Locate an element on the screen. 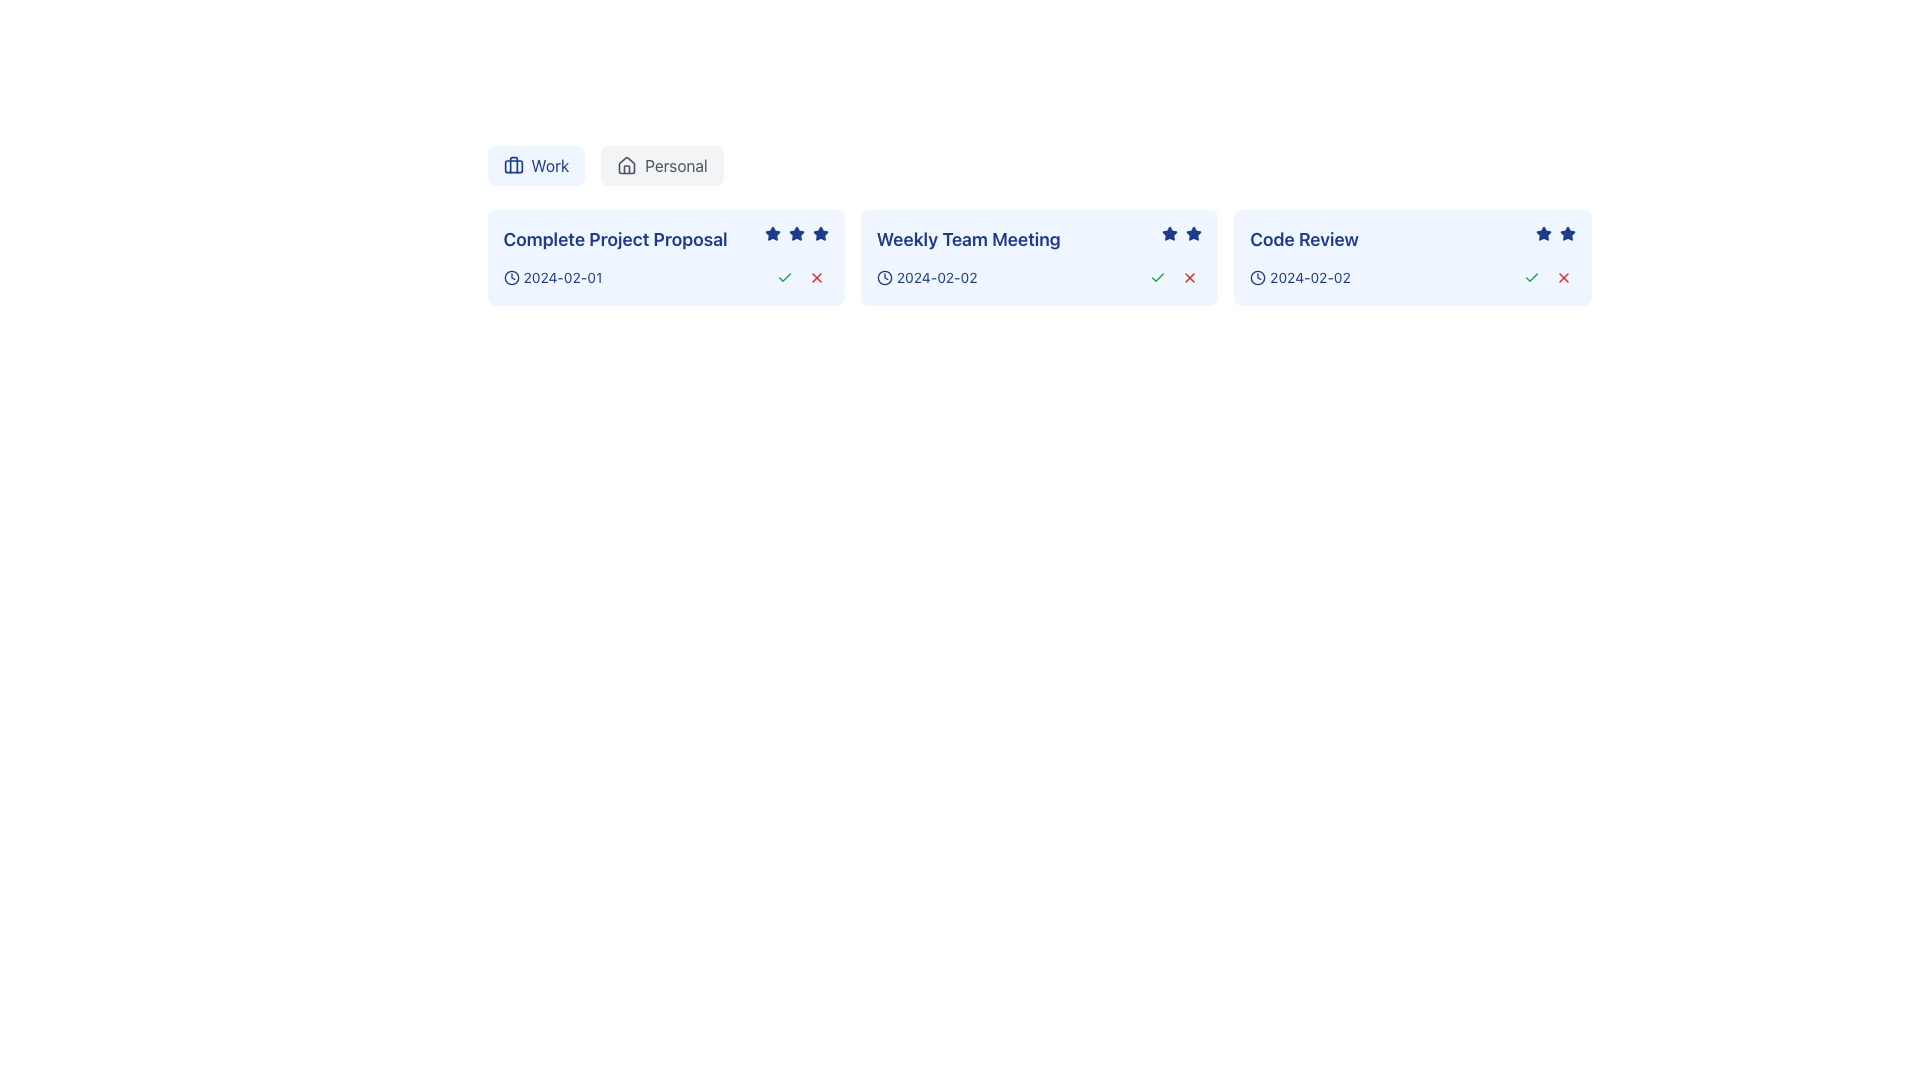 The height and width of the screenshot is (1080, 1920). the first star icon, which is a bold, filled blue star located at the upper-right corner of the 'Complete Project Proposal' card, to mark it as favorite is located at coordinates (771, 233).